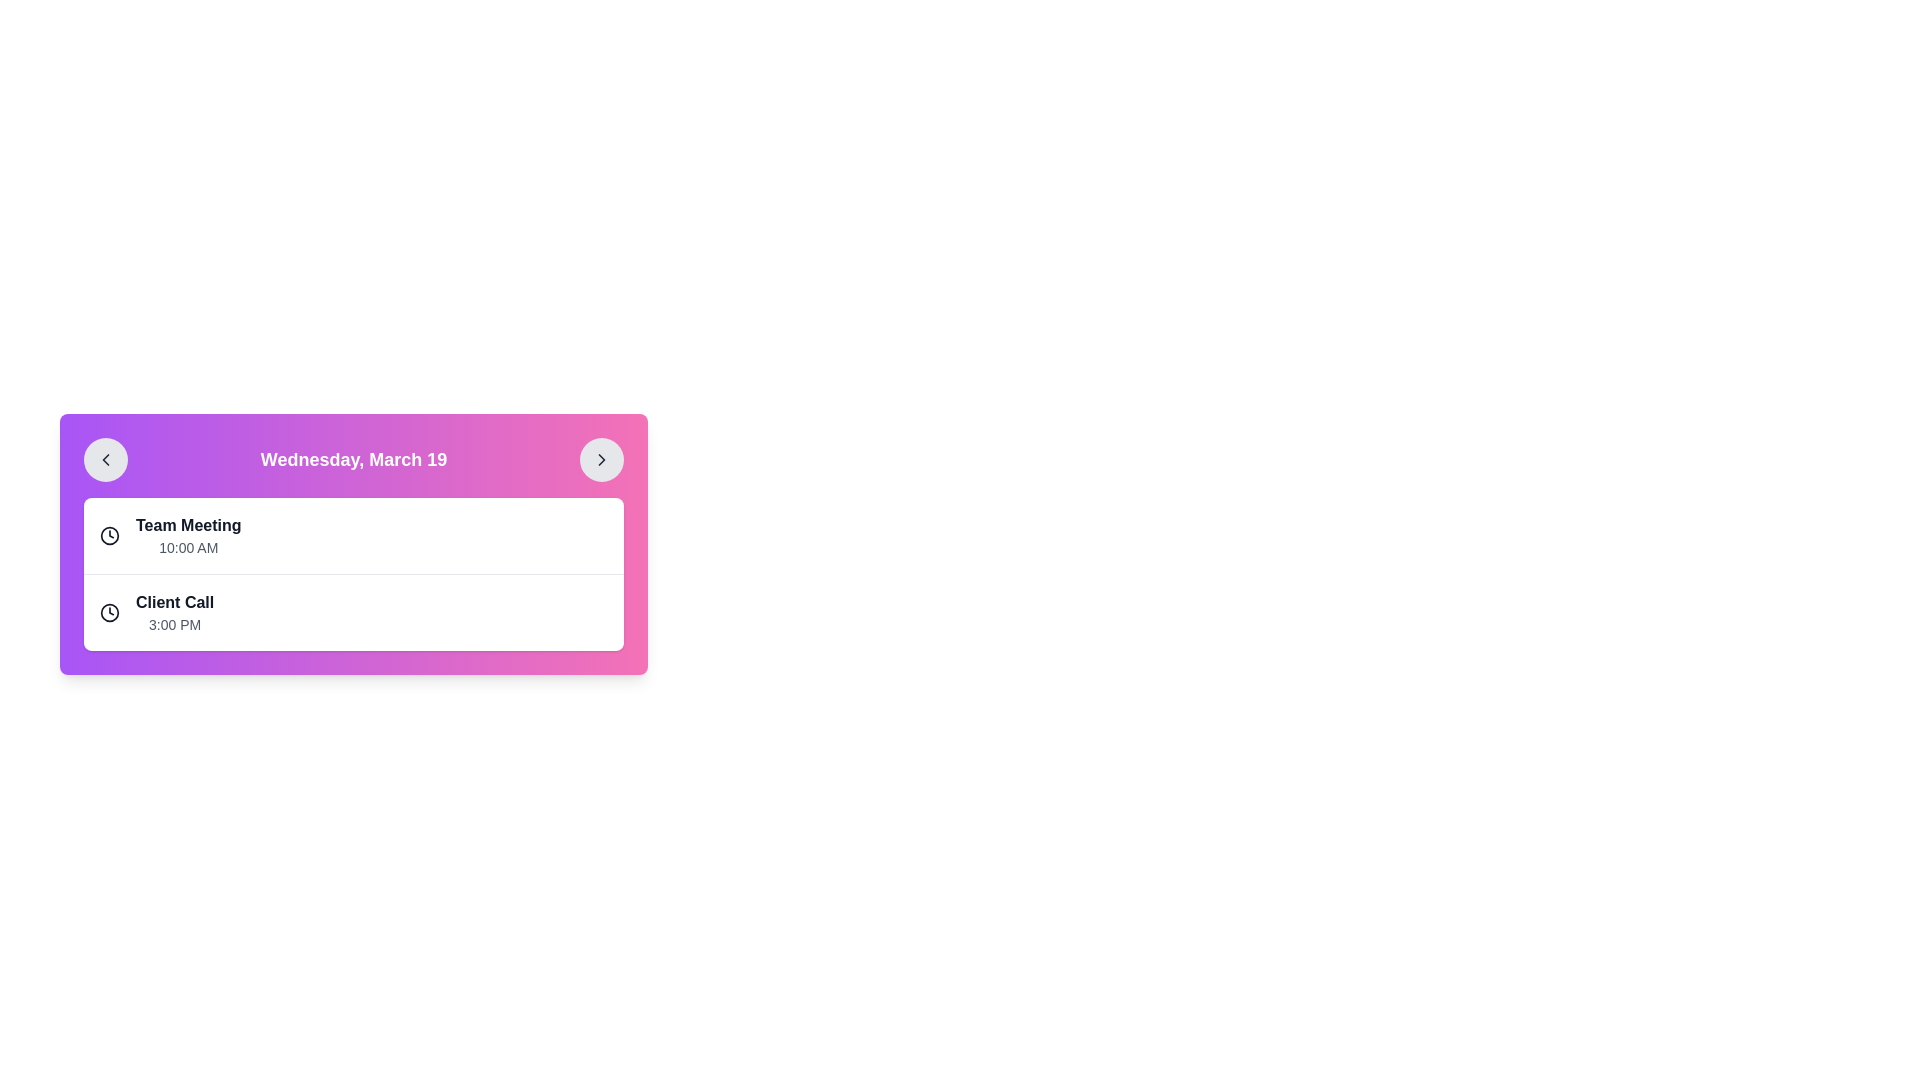  I want to click on the left-pointing arrow SVG icon in the header bar, so click(104, 459).